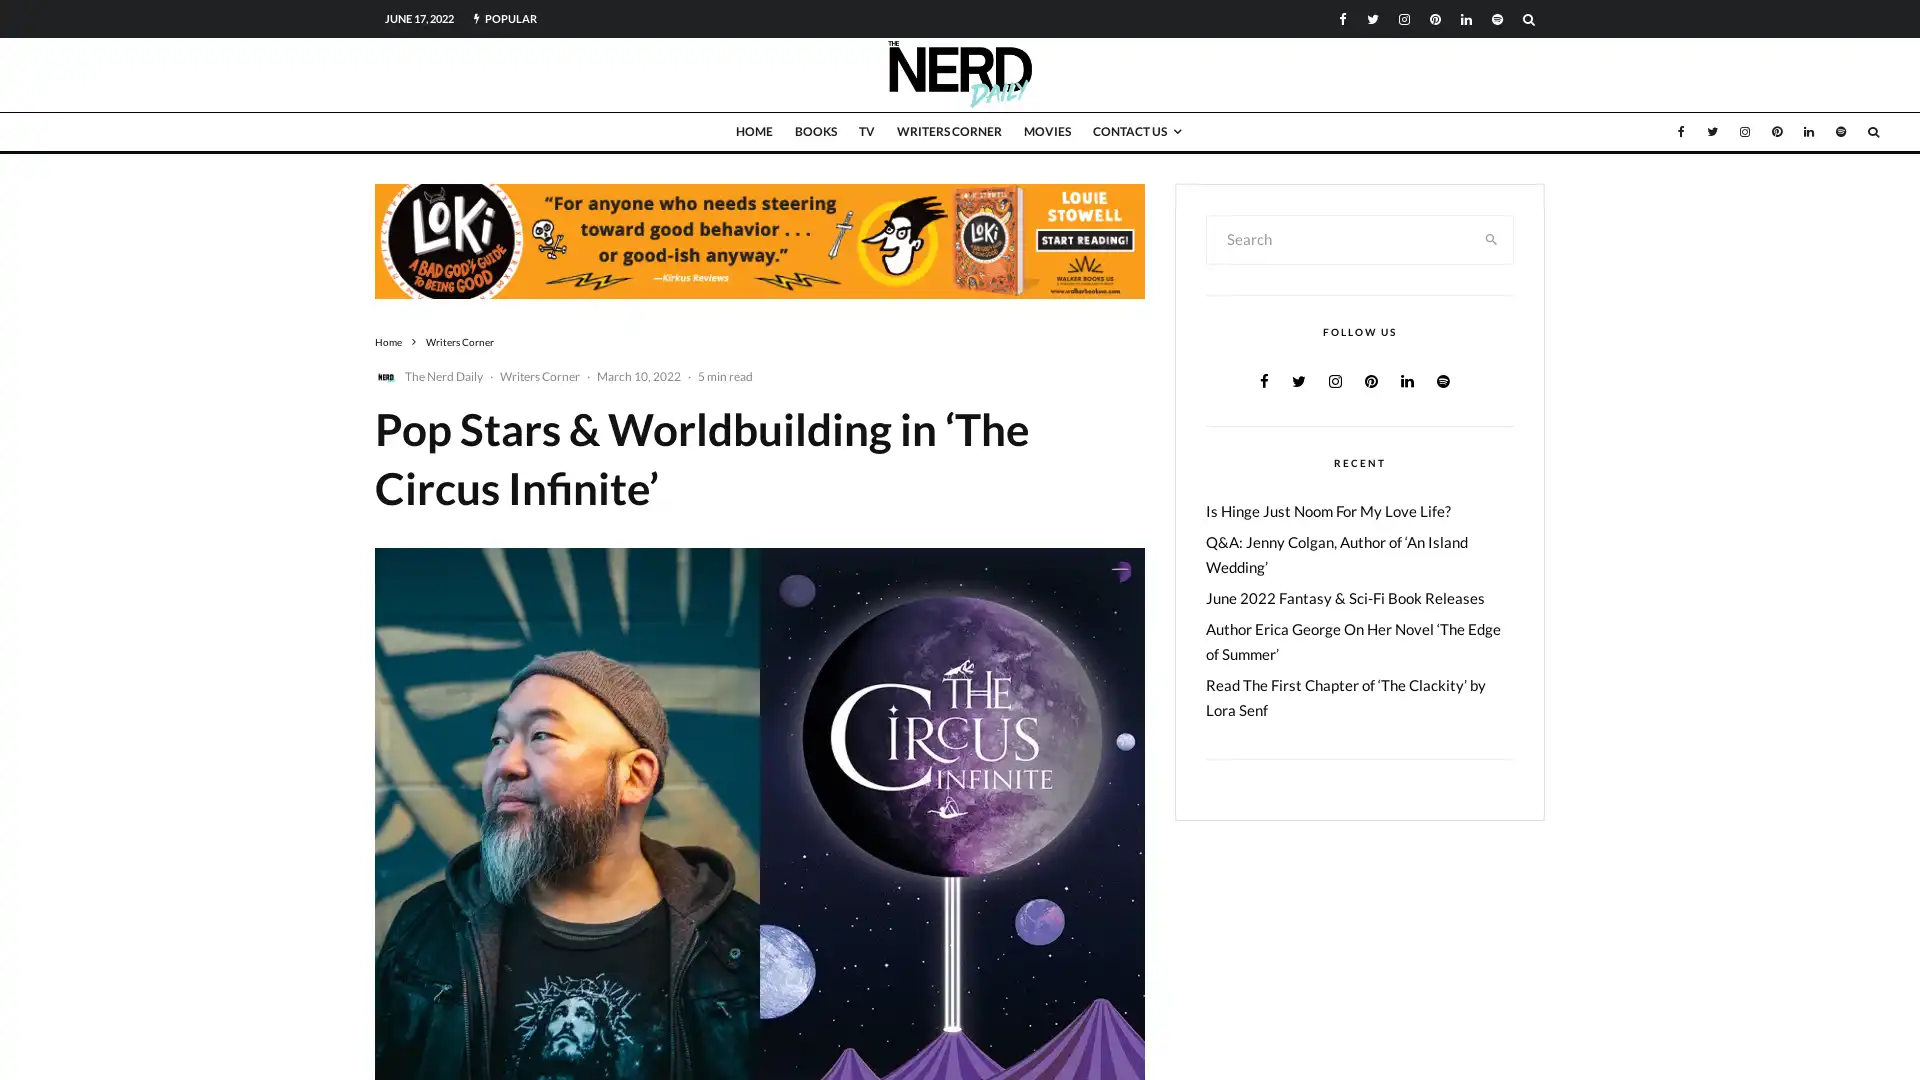 The width and height of the screenshot is (1920, 1080). Describe the element at coordinates (1491, 238) in the screenshot. I see `search` at that location.